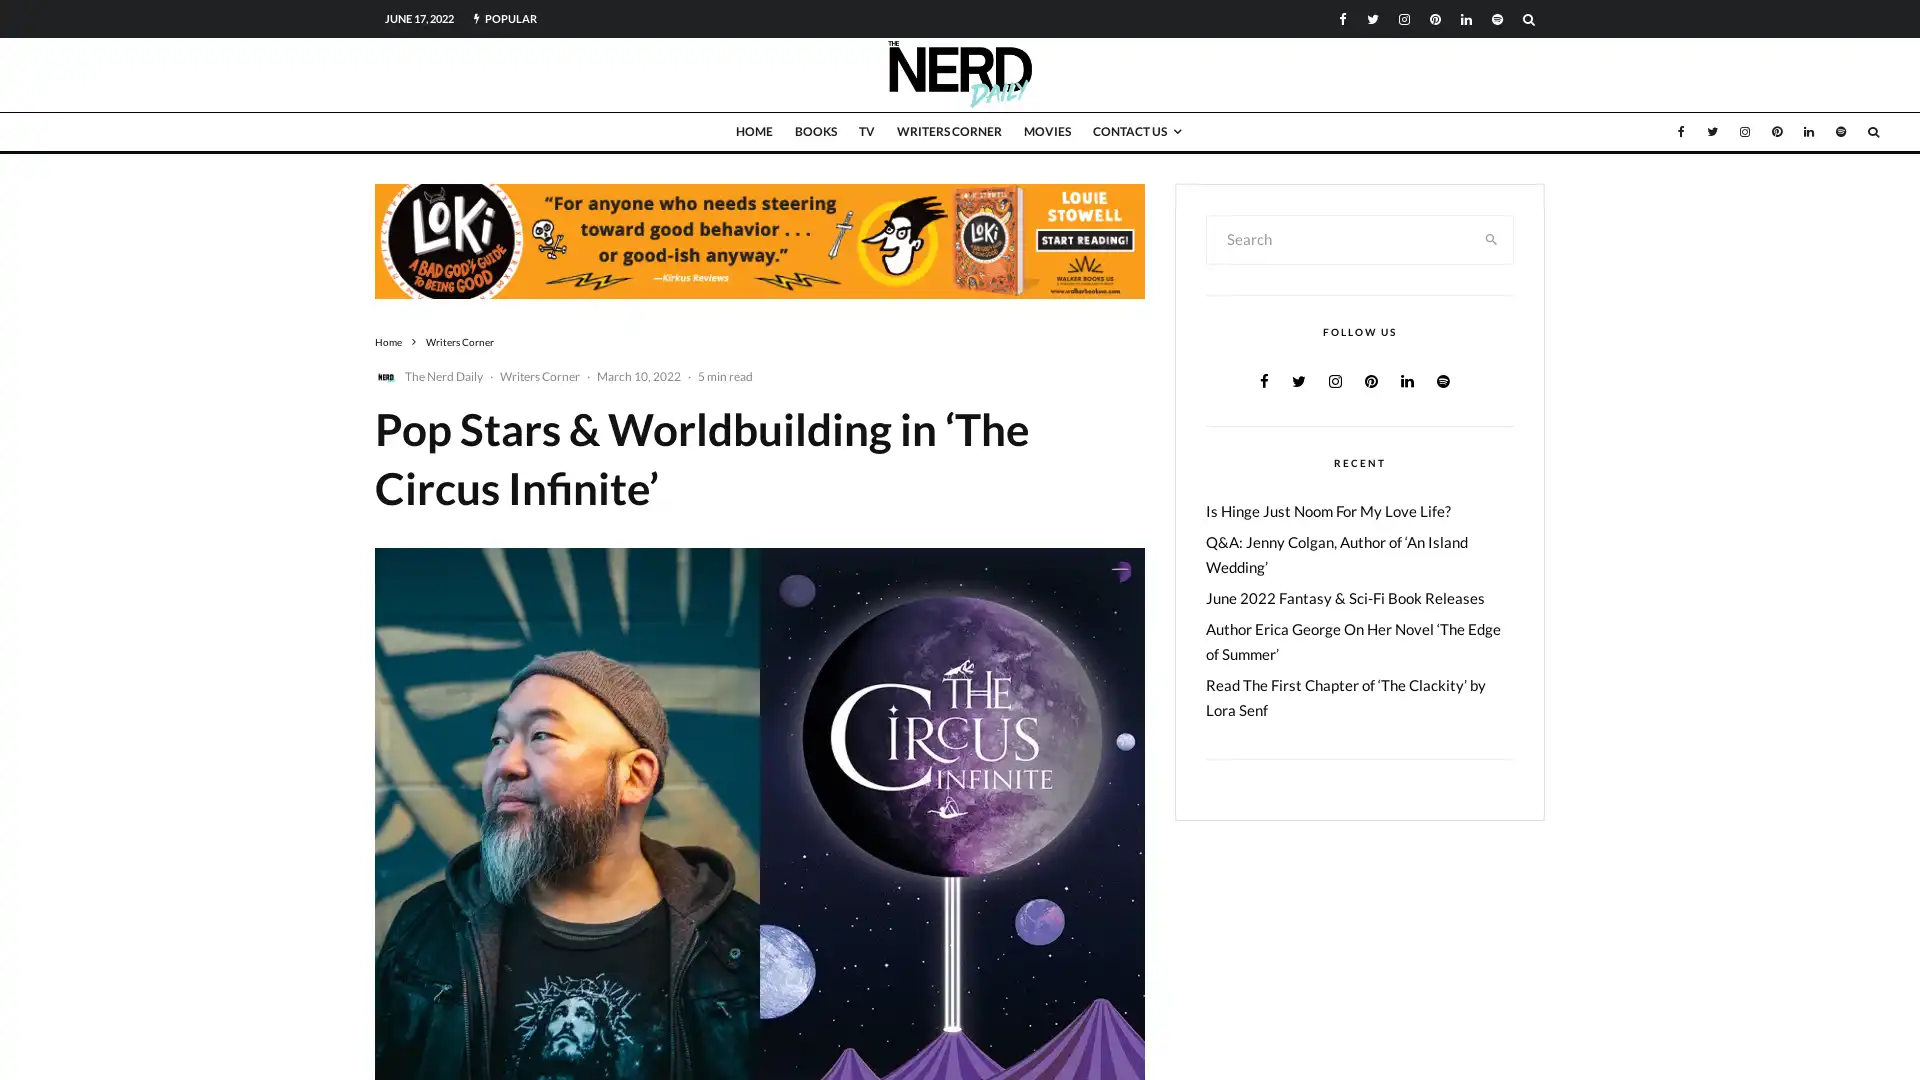 The width and height of the screenshot is (1920, 1080). Describe the element at coordinates (1491, 238) in the screenshot. I see `search` at that location.